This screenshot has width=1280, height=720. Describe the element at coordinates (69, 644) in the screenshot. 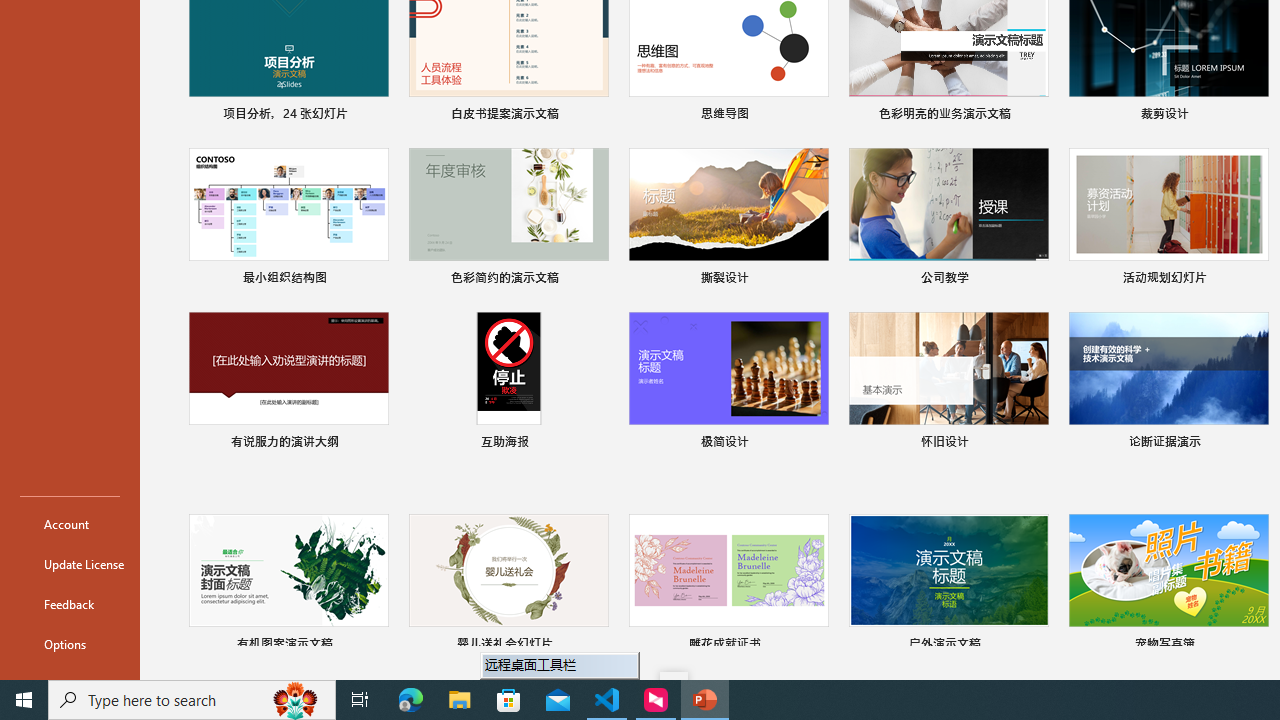

I see `'Options'` at that location.